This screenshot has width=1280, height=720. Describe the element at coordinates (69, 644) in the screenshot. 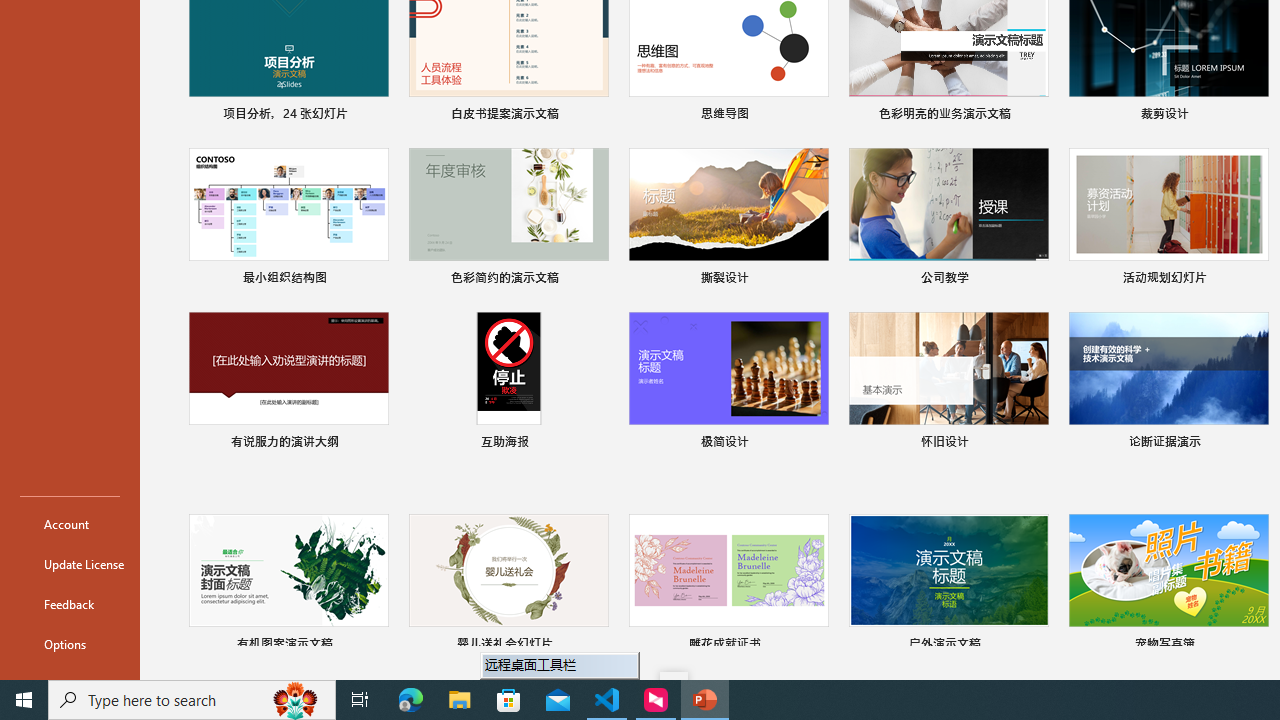

I see `'Options'` at that location.